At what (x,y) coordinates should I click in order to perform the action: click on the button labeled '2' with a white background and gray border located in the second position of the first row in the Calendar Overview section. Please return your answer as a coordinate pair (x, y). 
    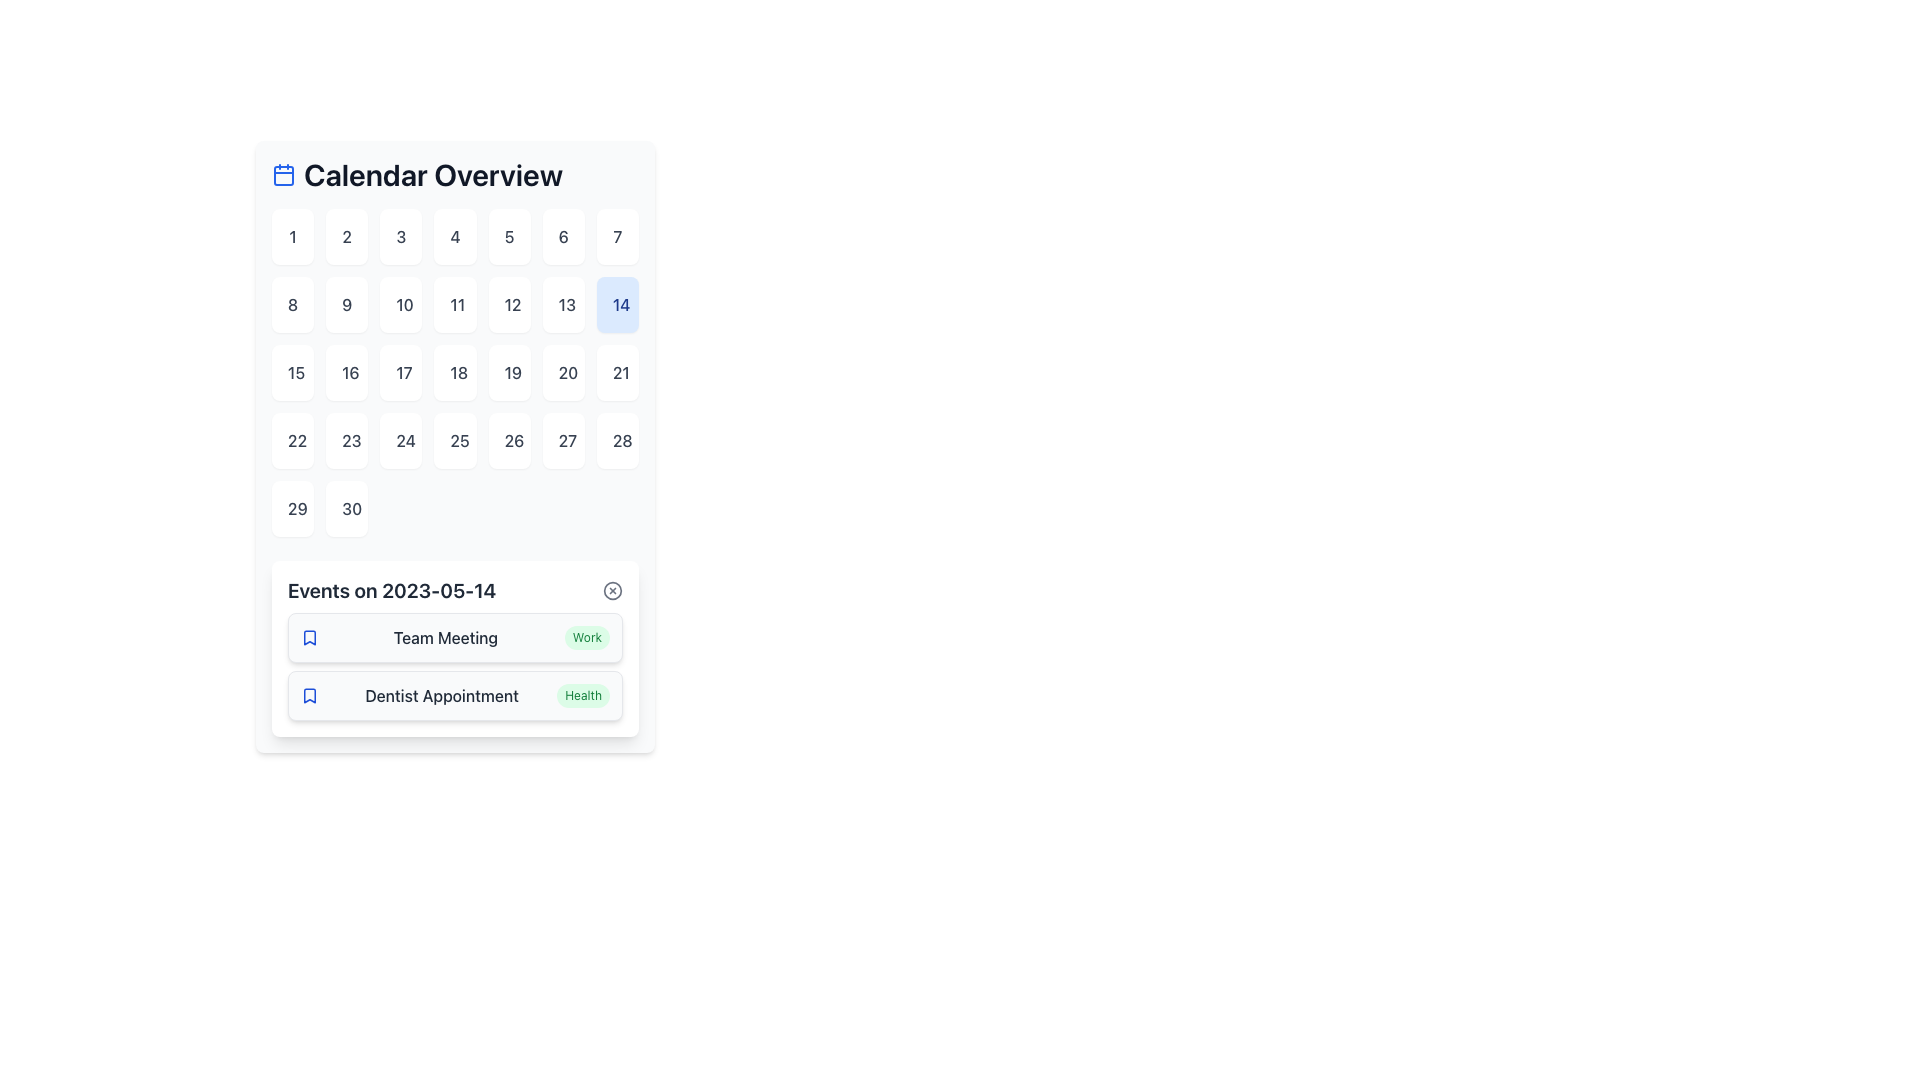
    Looking at the image, I should click on (347, 235).